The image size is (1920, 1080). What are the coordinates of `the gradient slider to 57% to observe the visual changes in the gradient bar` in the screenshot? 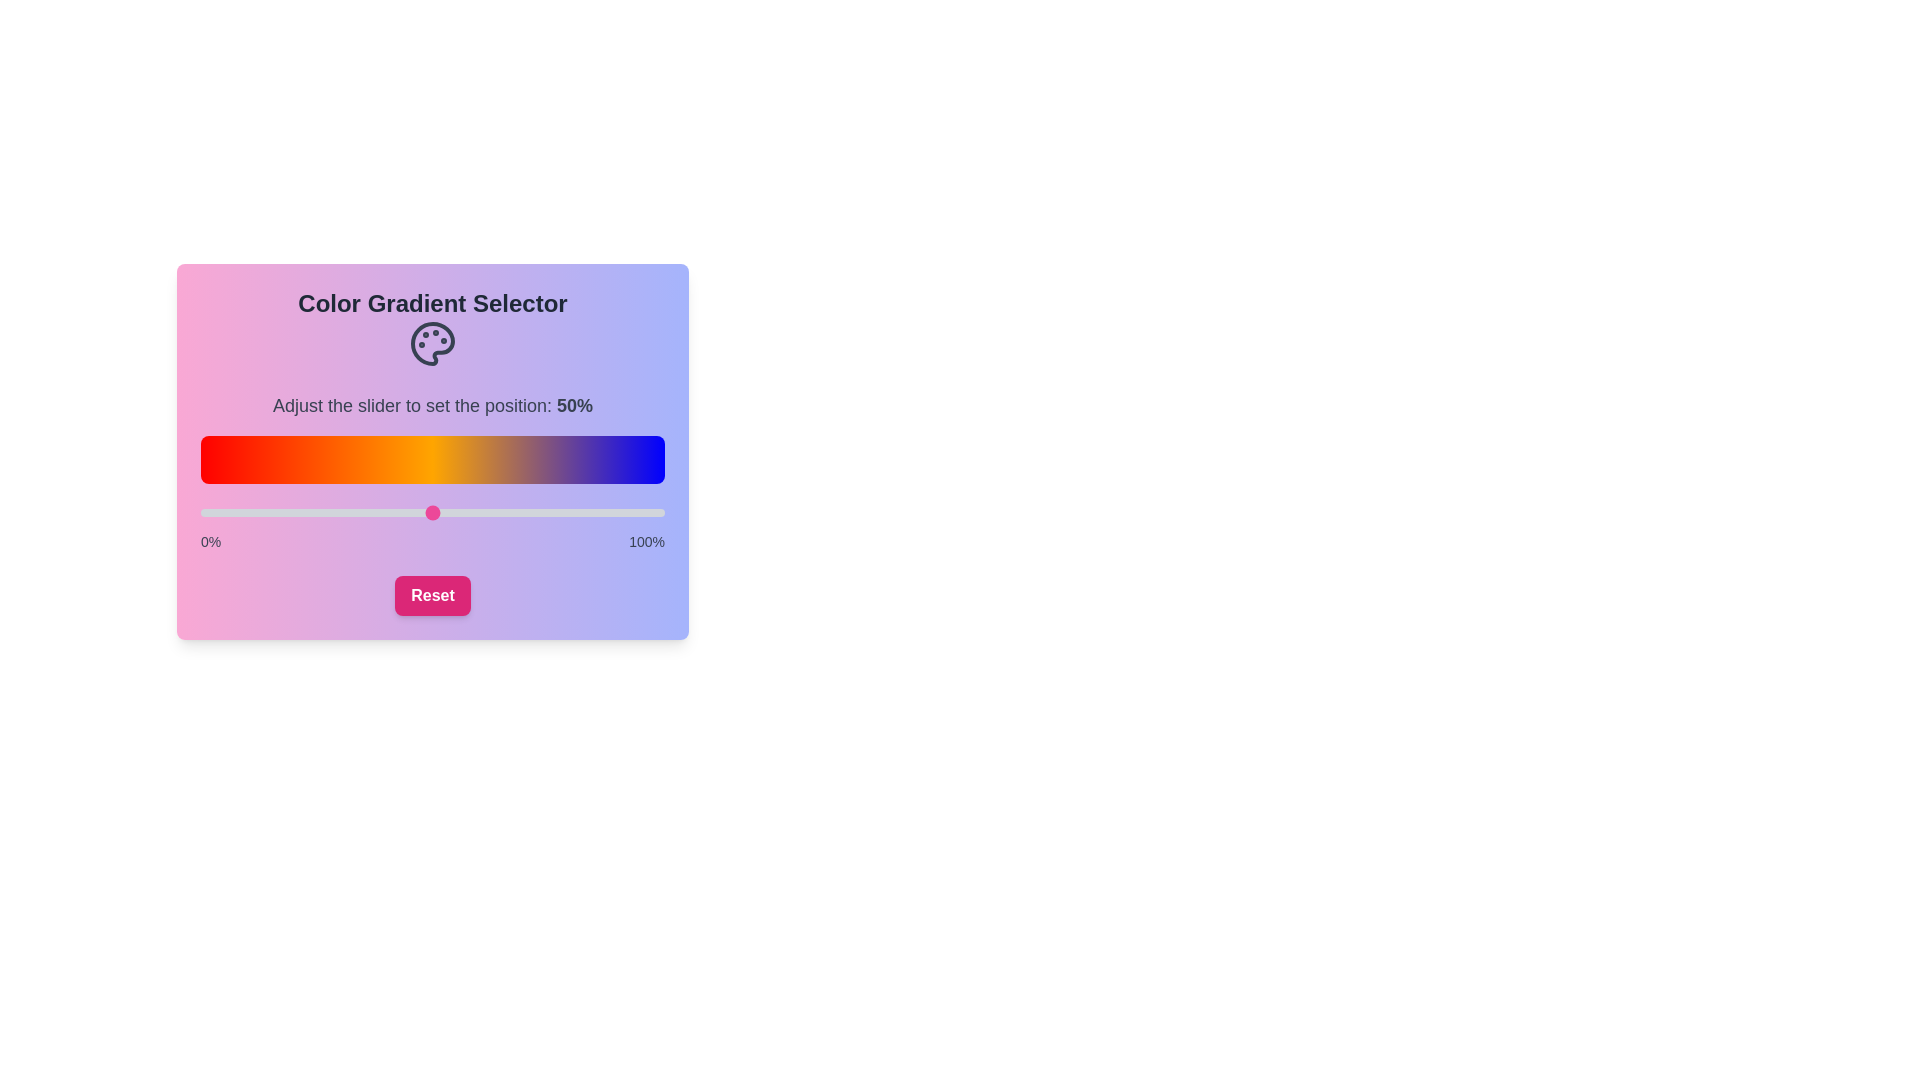 It's located at (464, 512).